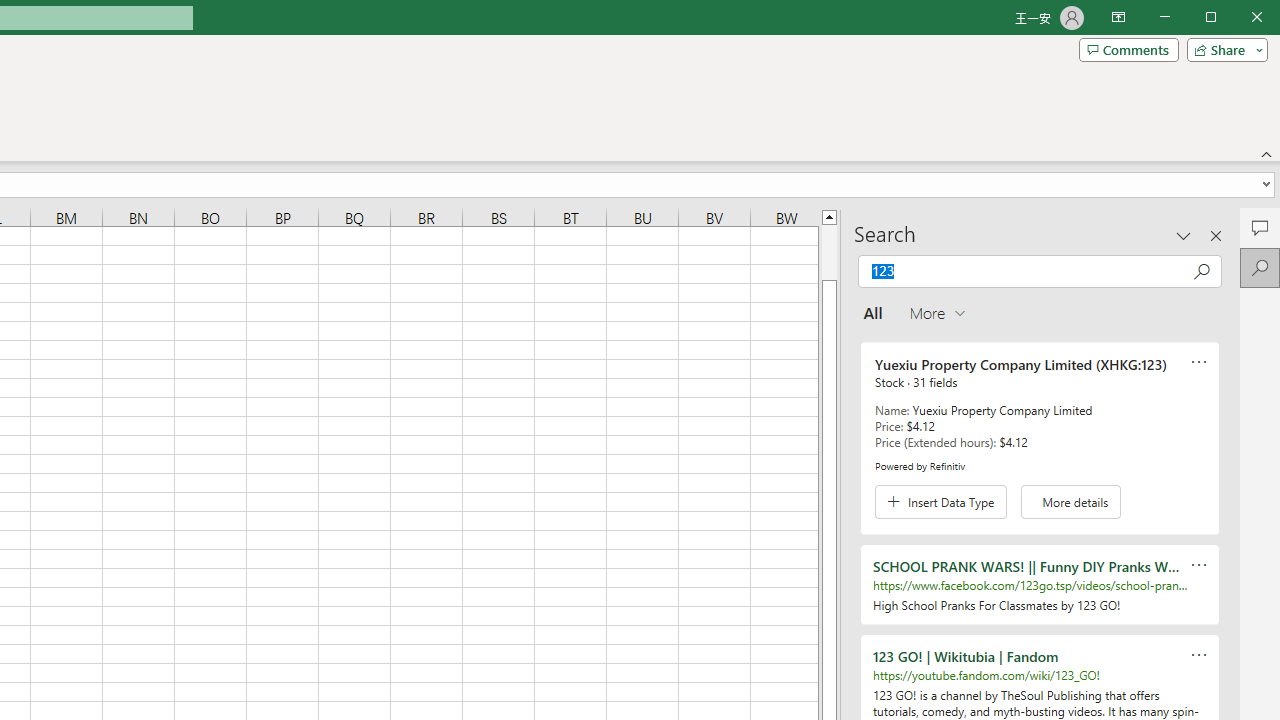 The height and width of the screenshot is (720, 1280). What do you see at coordinates (1238, 19) in the screenshot?
I see `'Maximize'` at bounding box center [1238, 19].